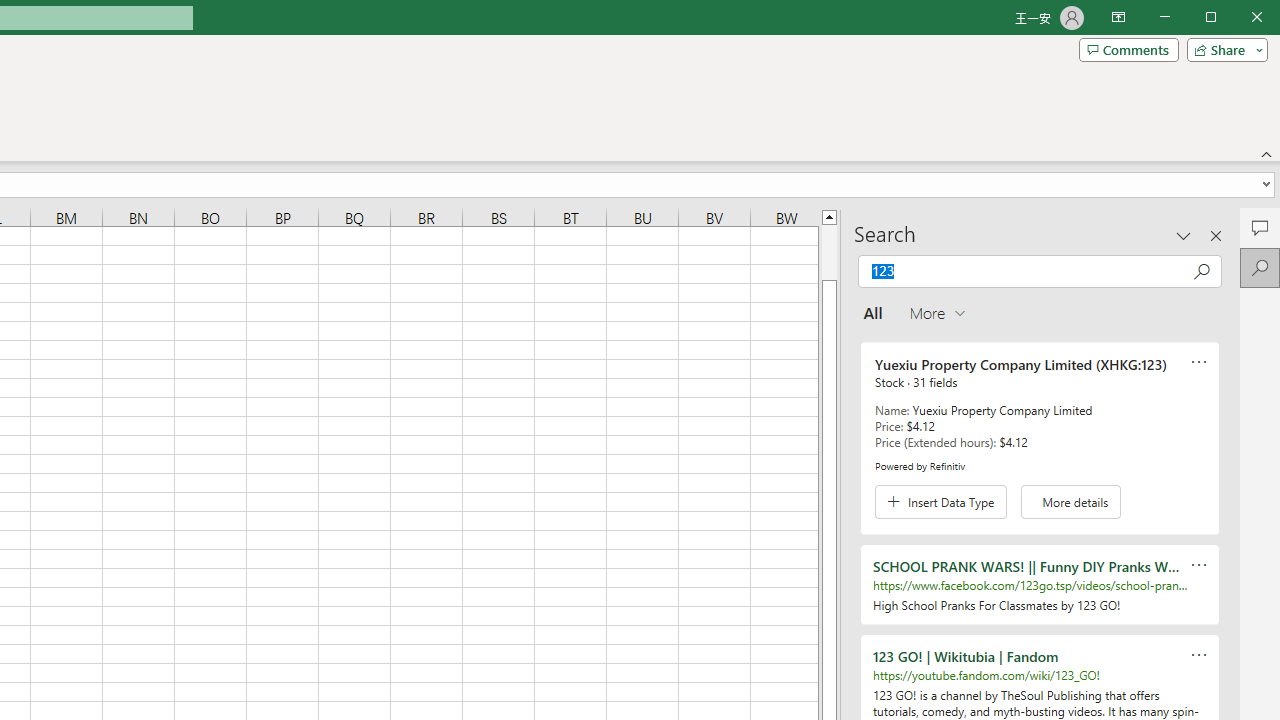 The height and width of the screenshot is (720, 1280). What do you see at coordinates (1238, 19) in the screenshot?
I see `'Maximize'` at bounding box center [1238, 19].